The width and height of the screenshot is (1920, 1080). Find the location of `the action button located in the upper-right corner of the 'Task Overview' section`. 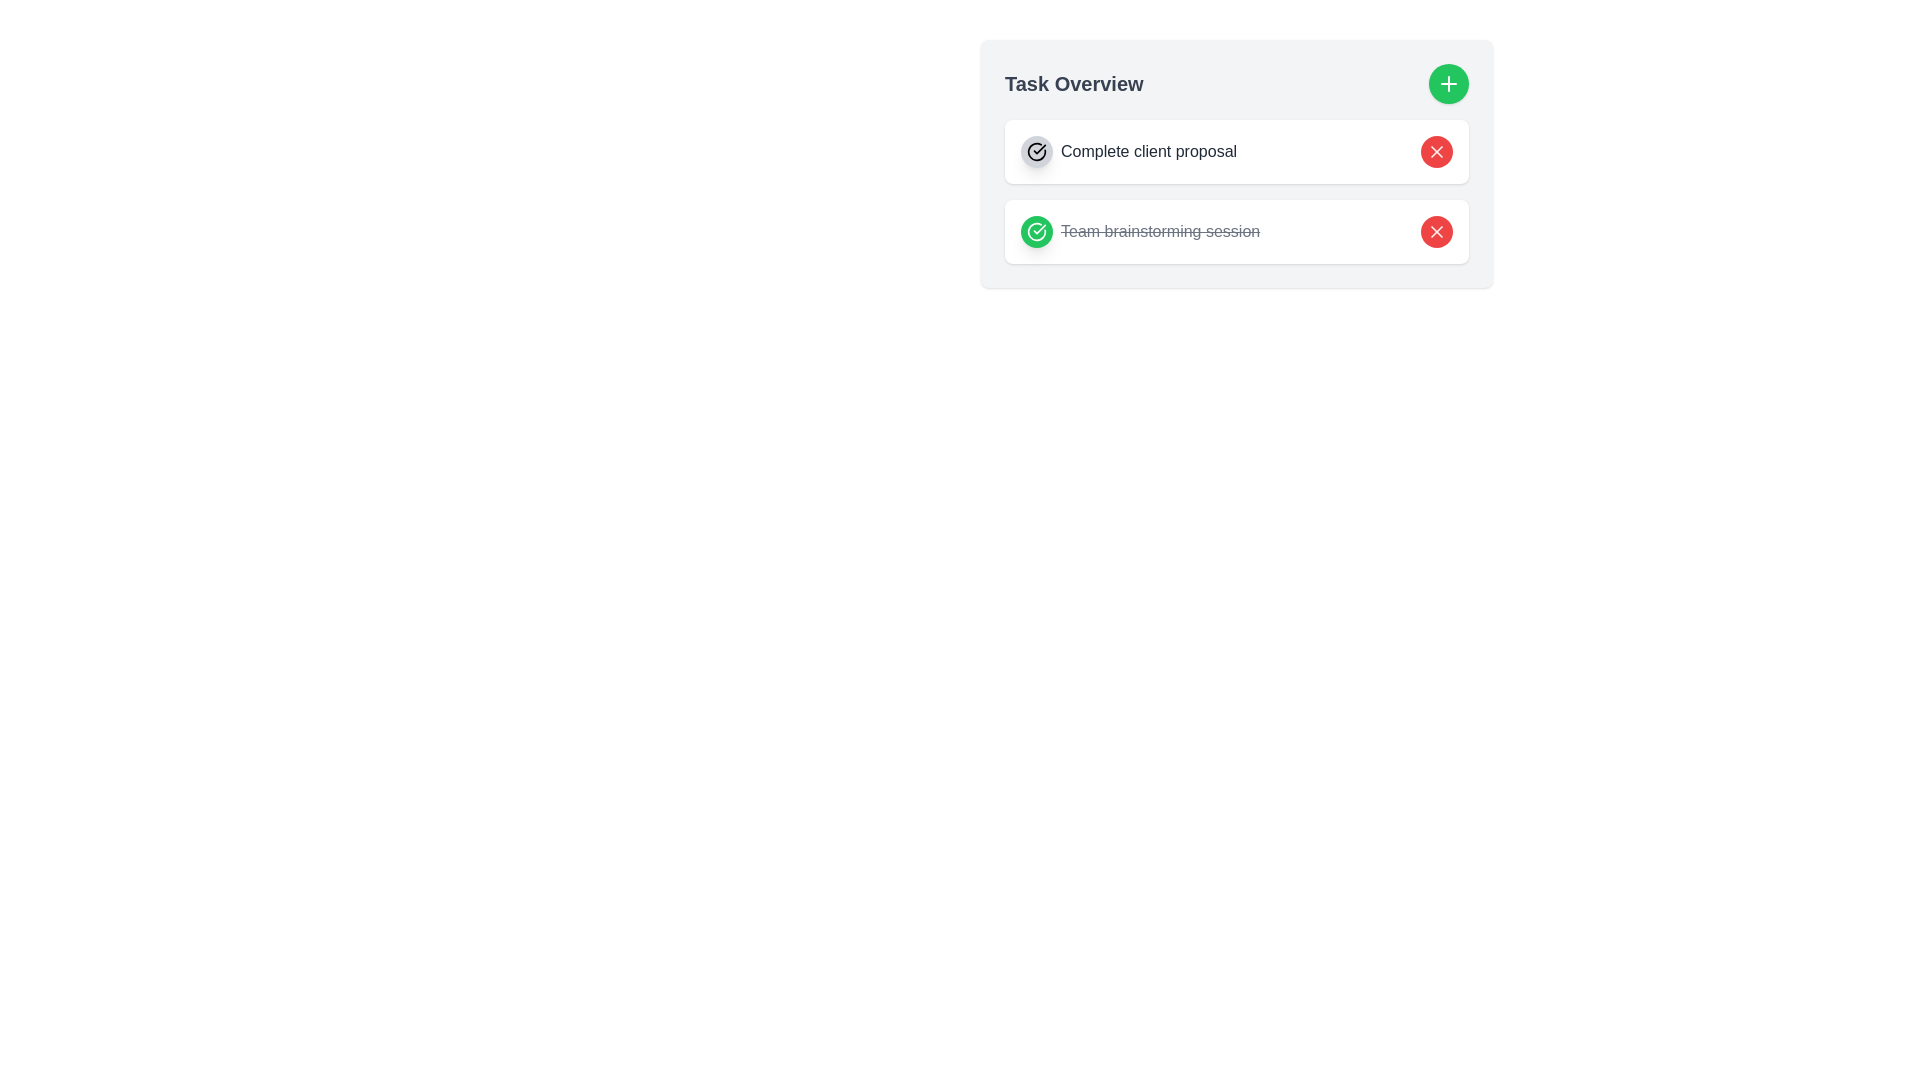

the action button located in the upper-right corner of the 'Task Overview' section is located at coordinates (1449, 83).